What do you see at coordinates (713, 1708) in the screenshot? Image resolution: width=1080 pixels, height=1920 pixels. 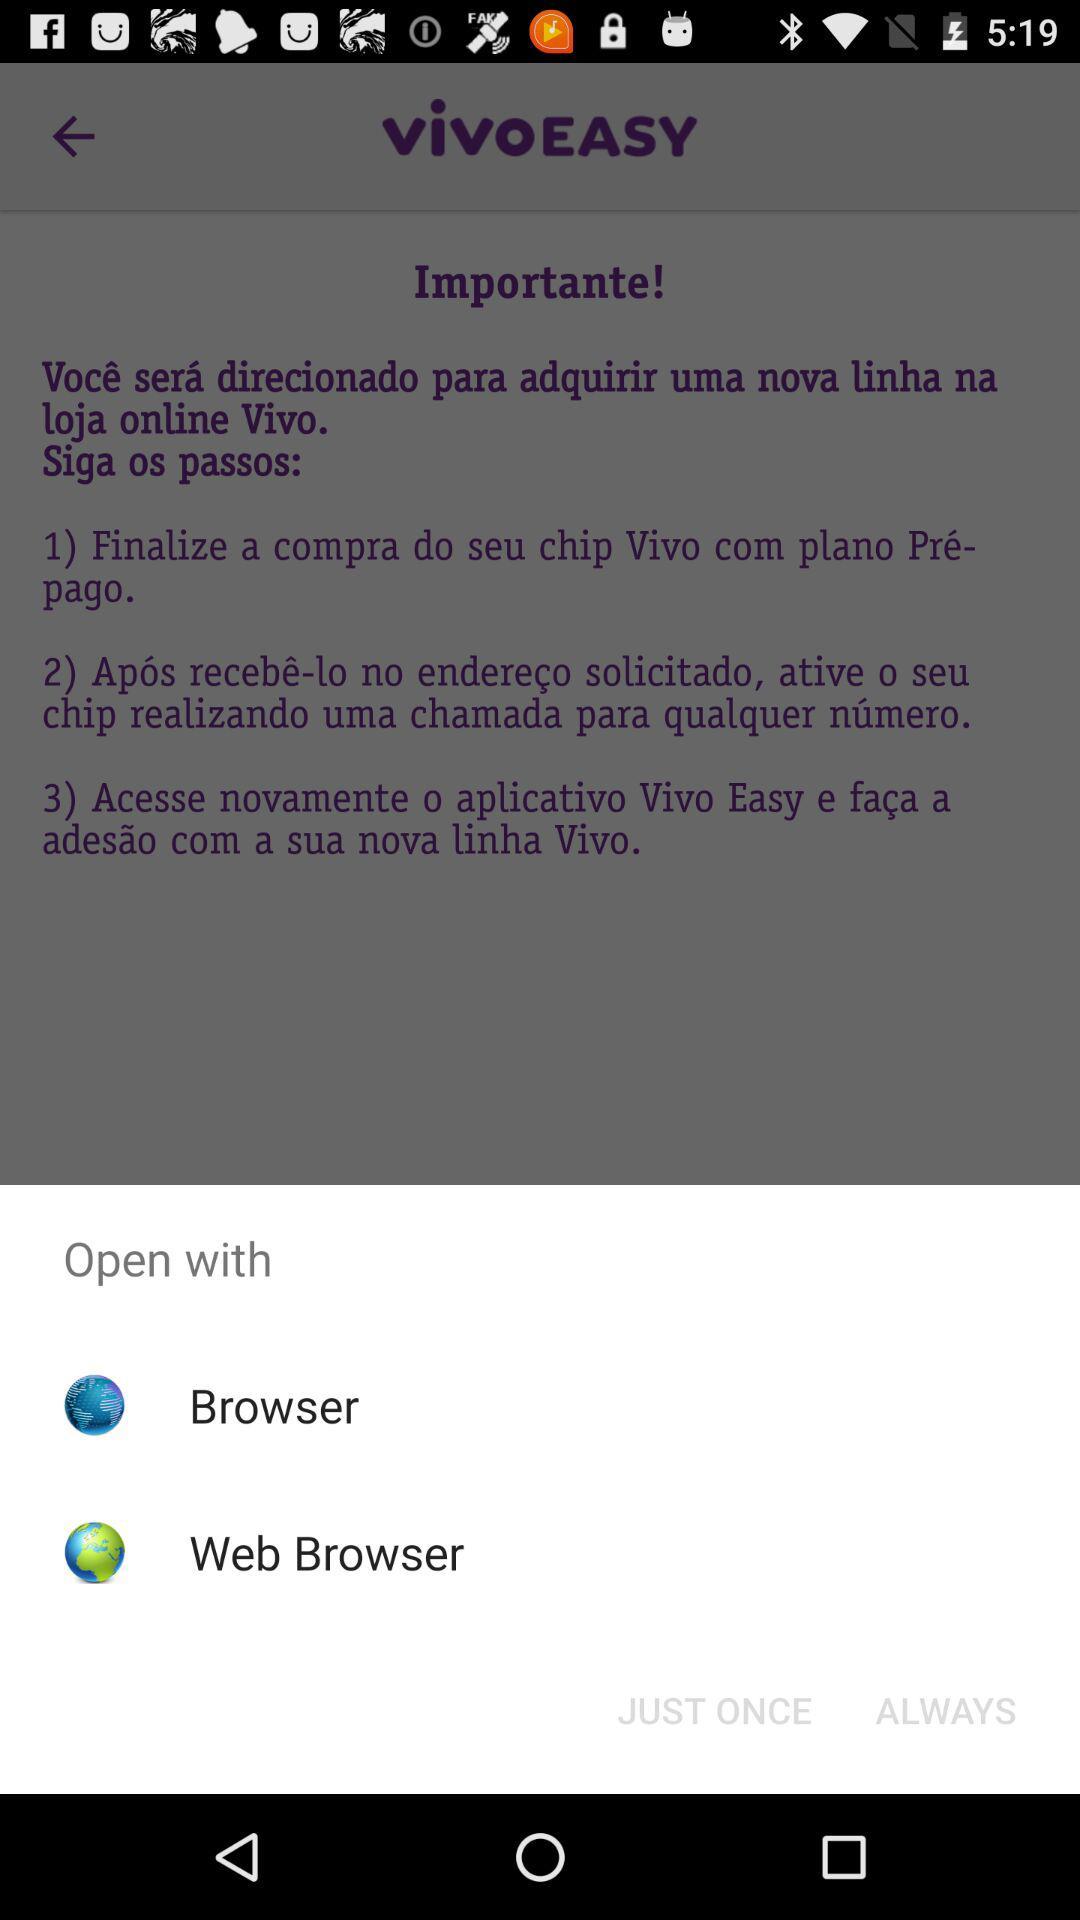 I see `just once at the bottom` at bounding box center [713, 1708].